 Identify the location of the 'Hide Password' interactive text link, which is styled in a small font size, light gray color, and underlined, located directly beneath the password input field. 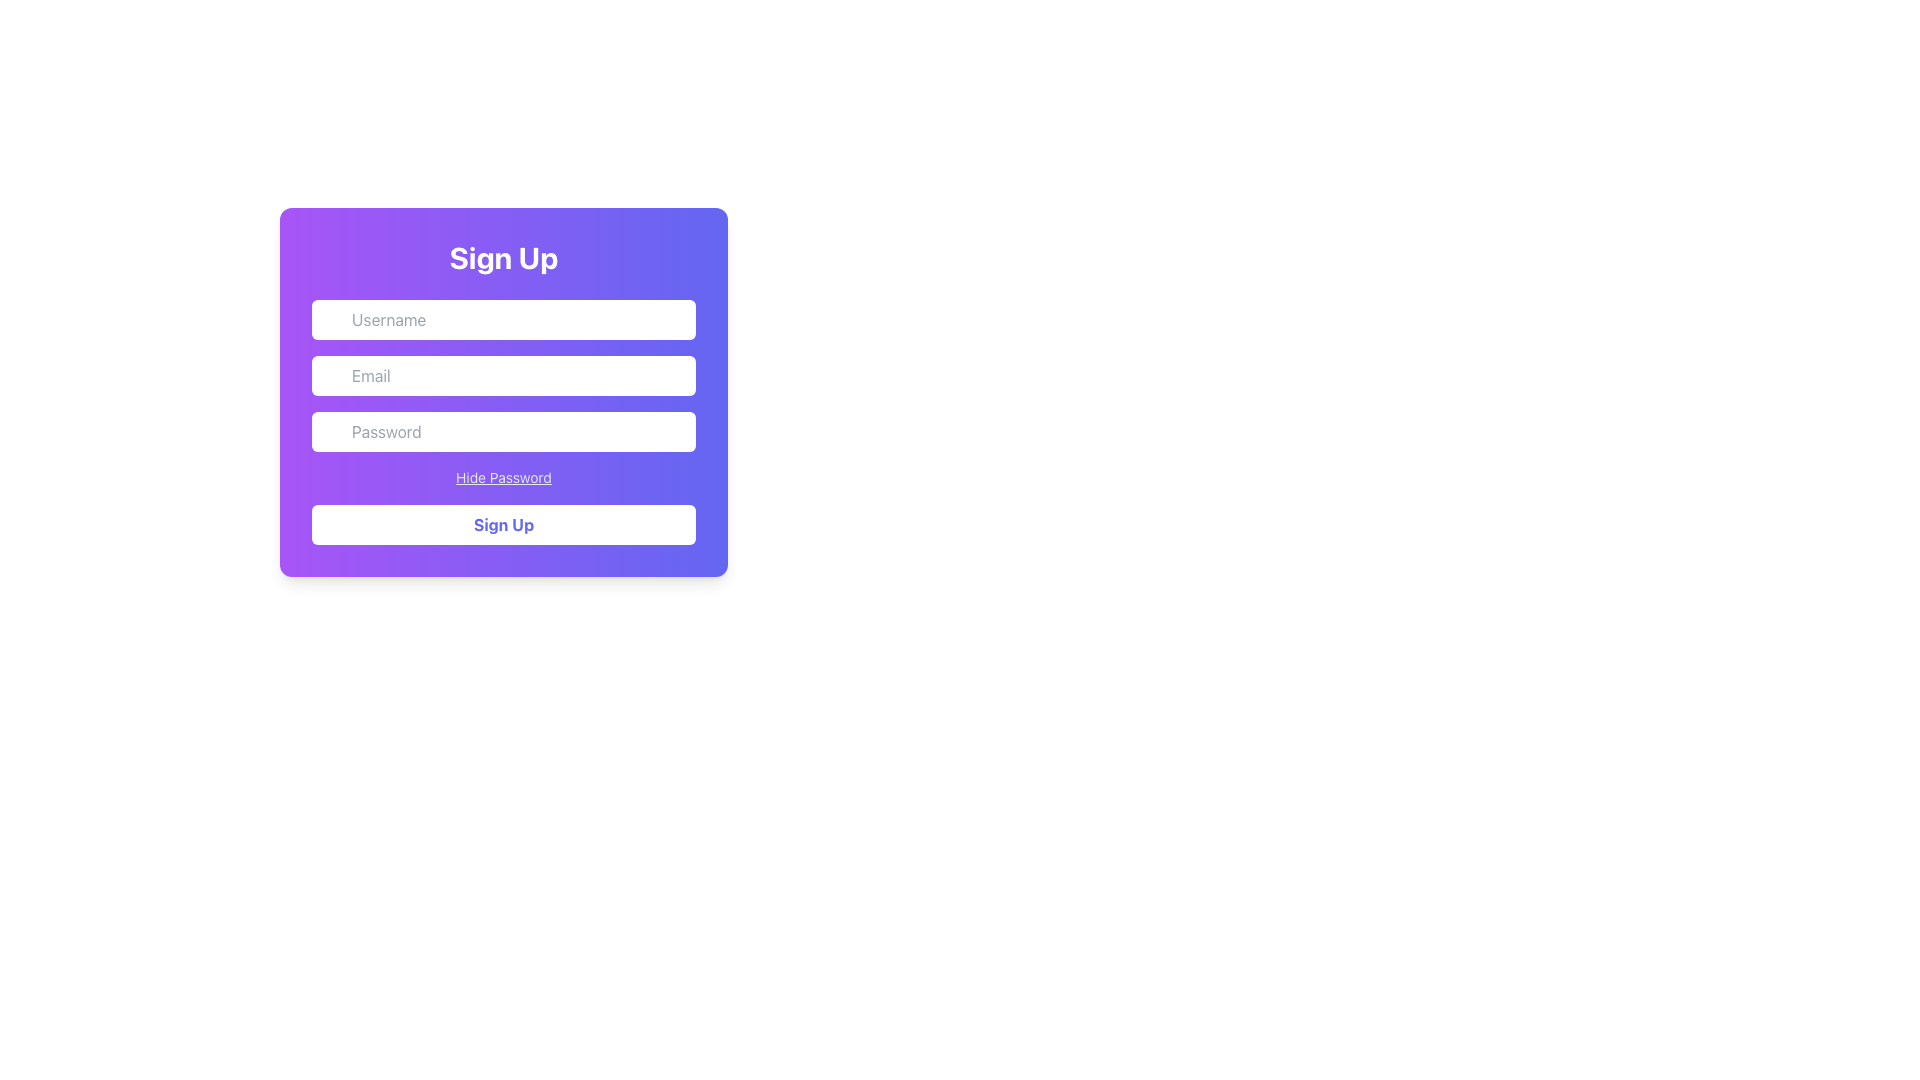
(504, 478).